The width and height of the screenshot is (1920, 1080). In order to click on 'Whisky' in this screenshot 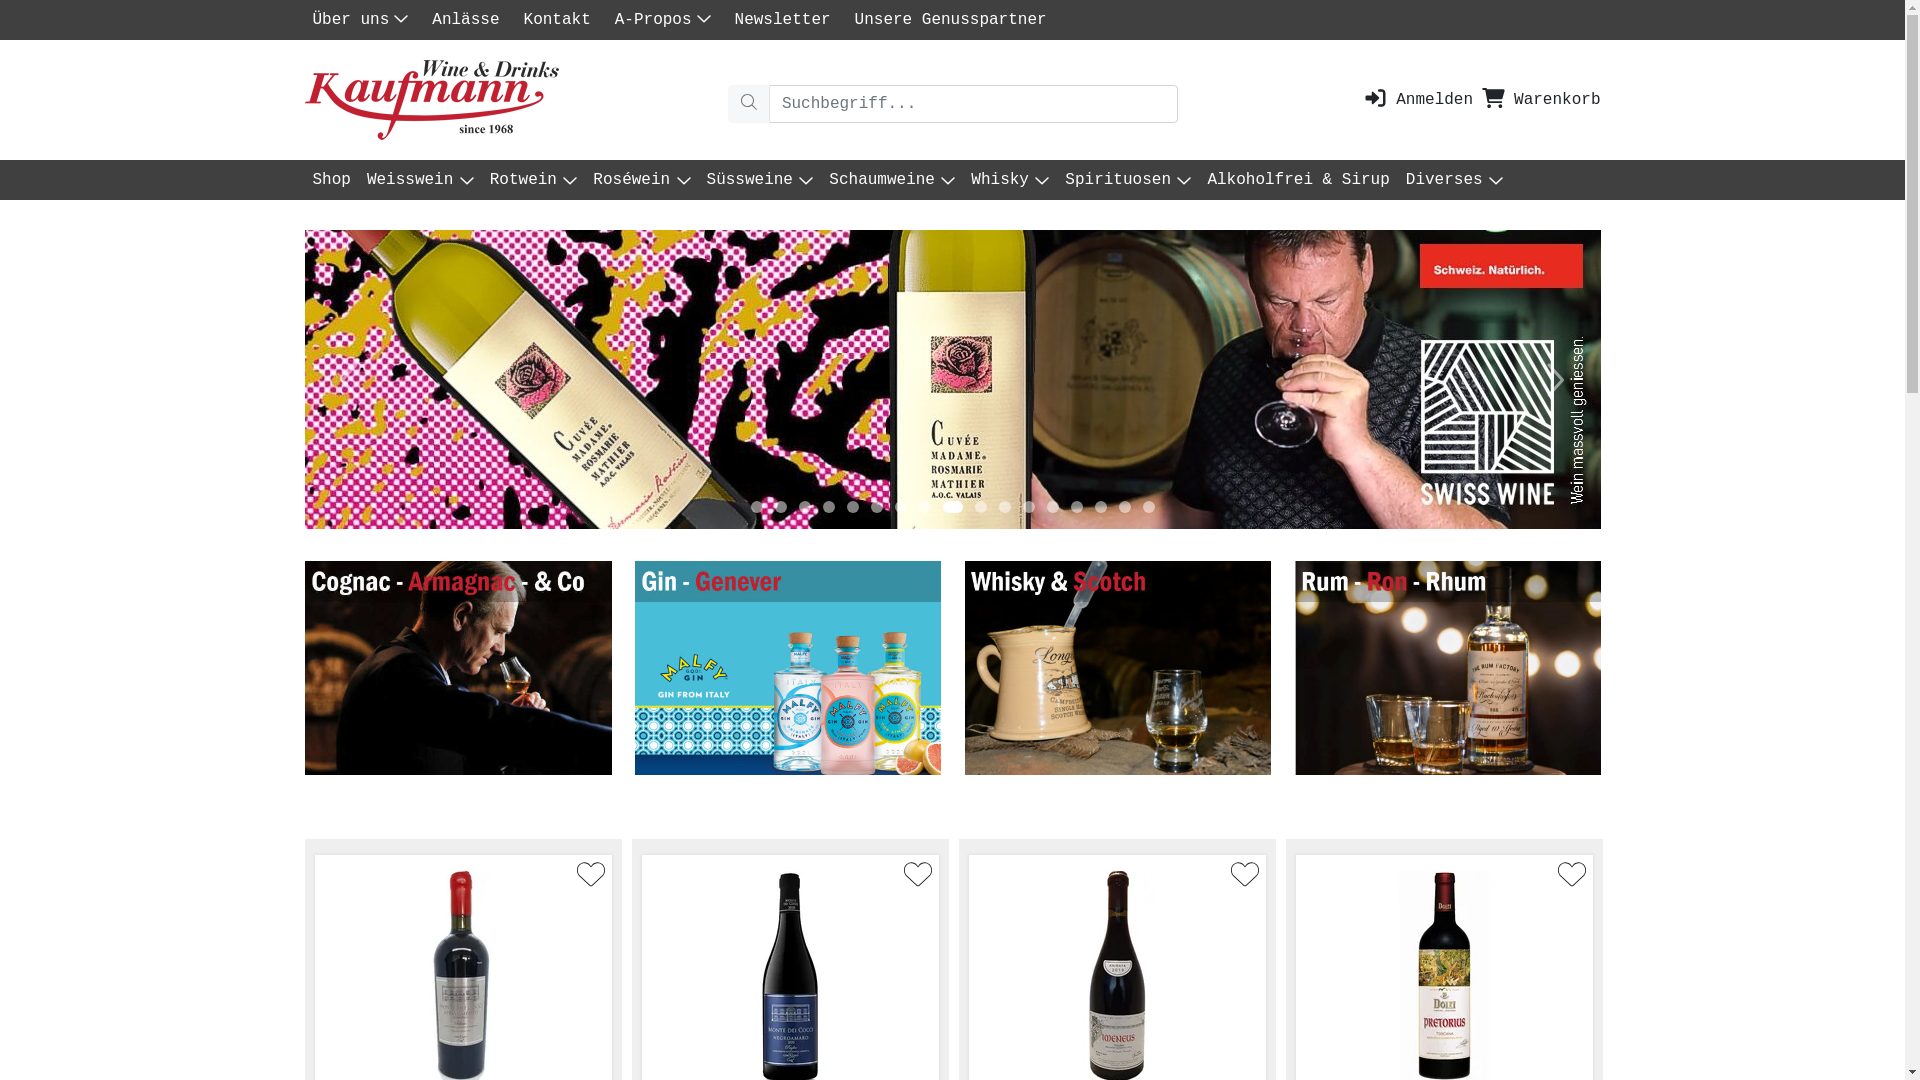, I will do `click(963, 180)`.